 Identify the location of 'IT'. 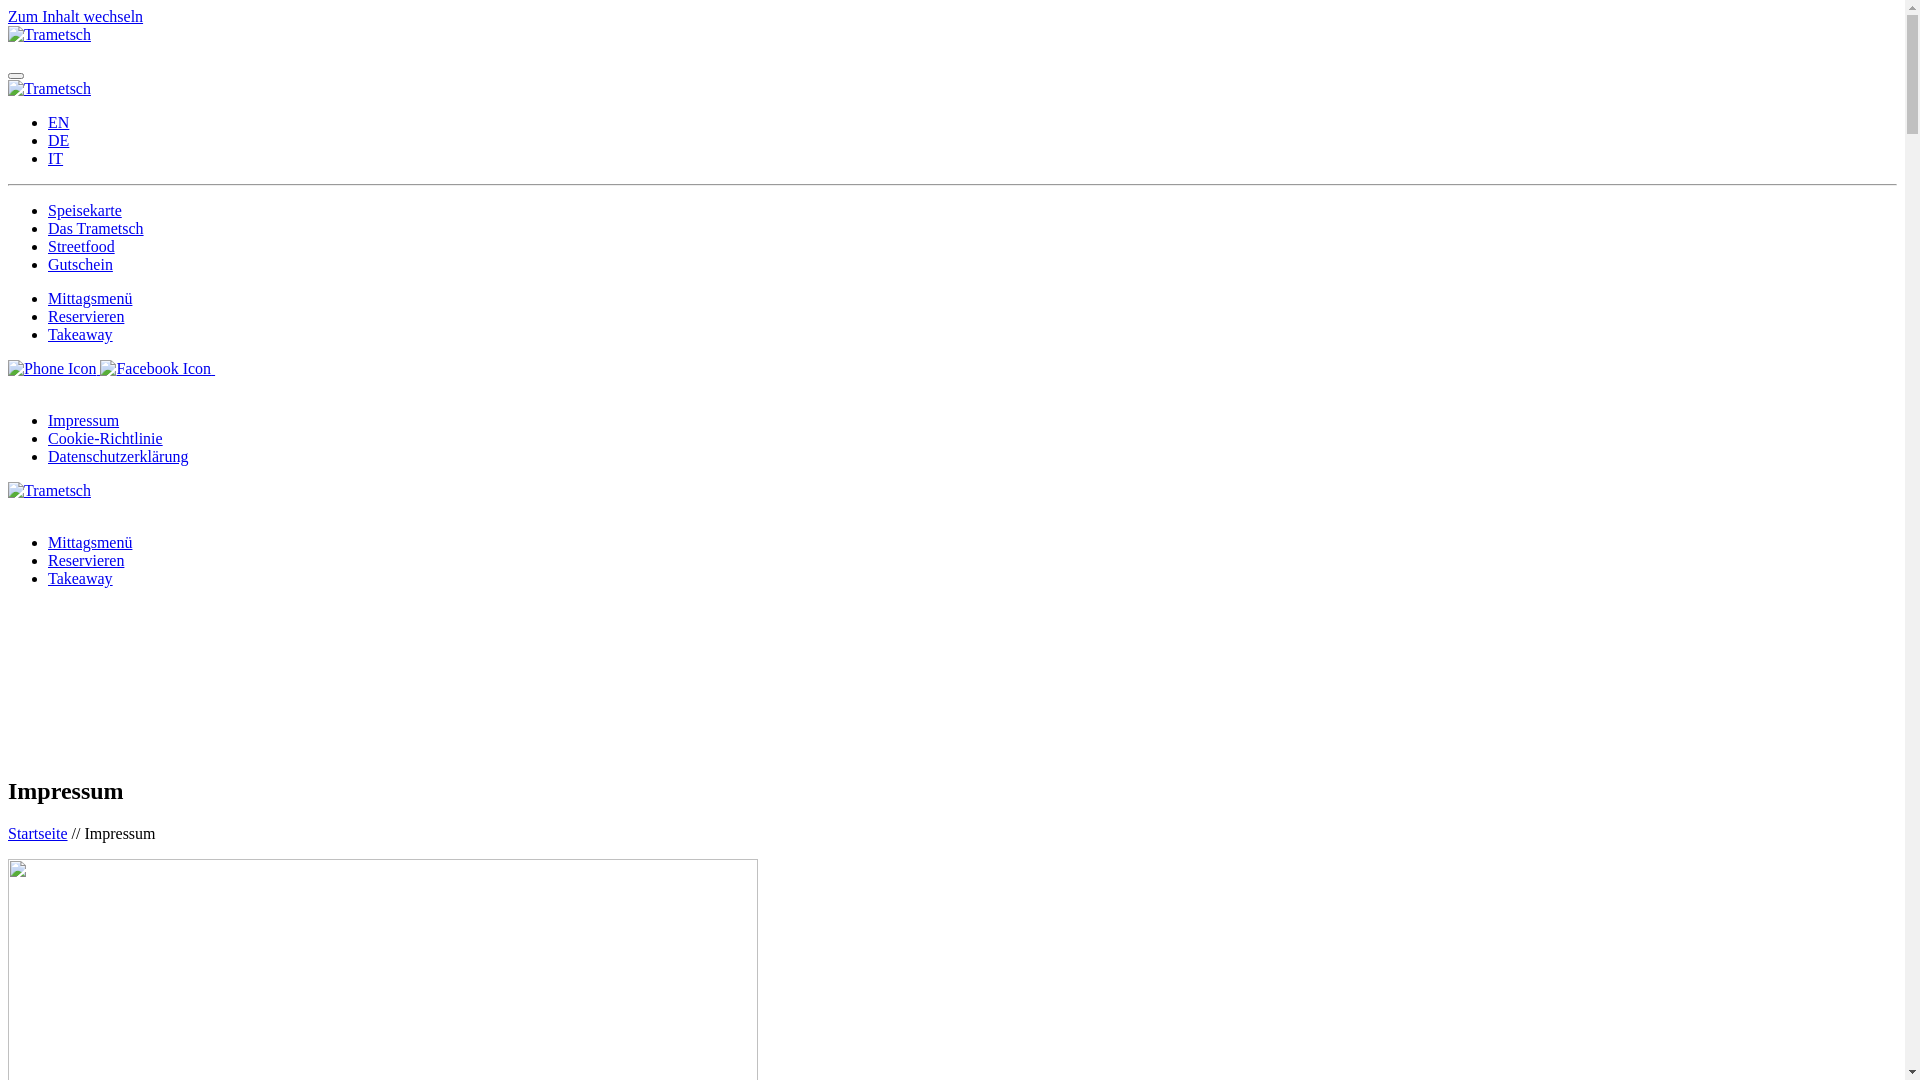
(48, 157).